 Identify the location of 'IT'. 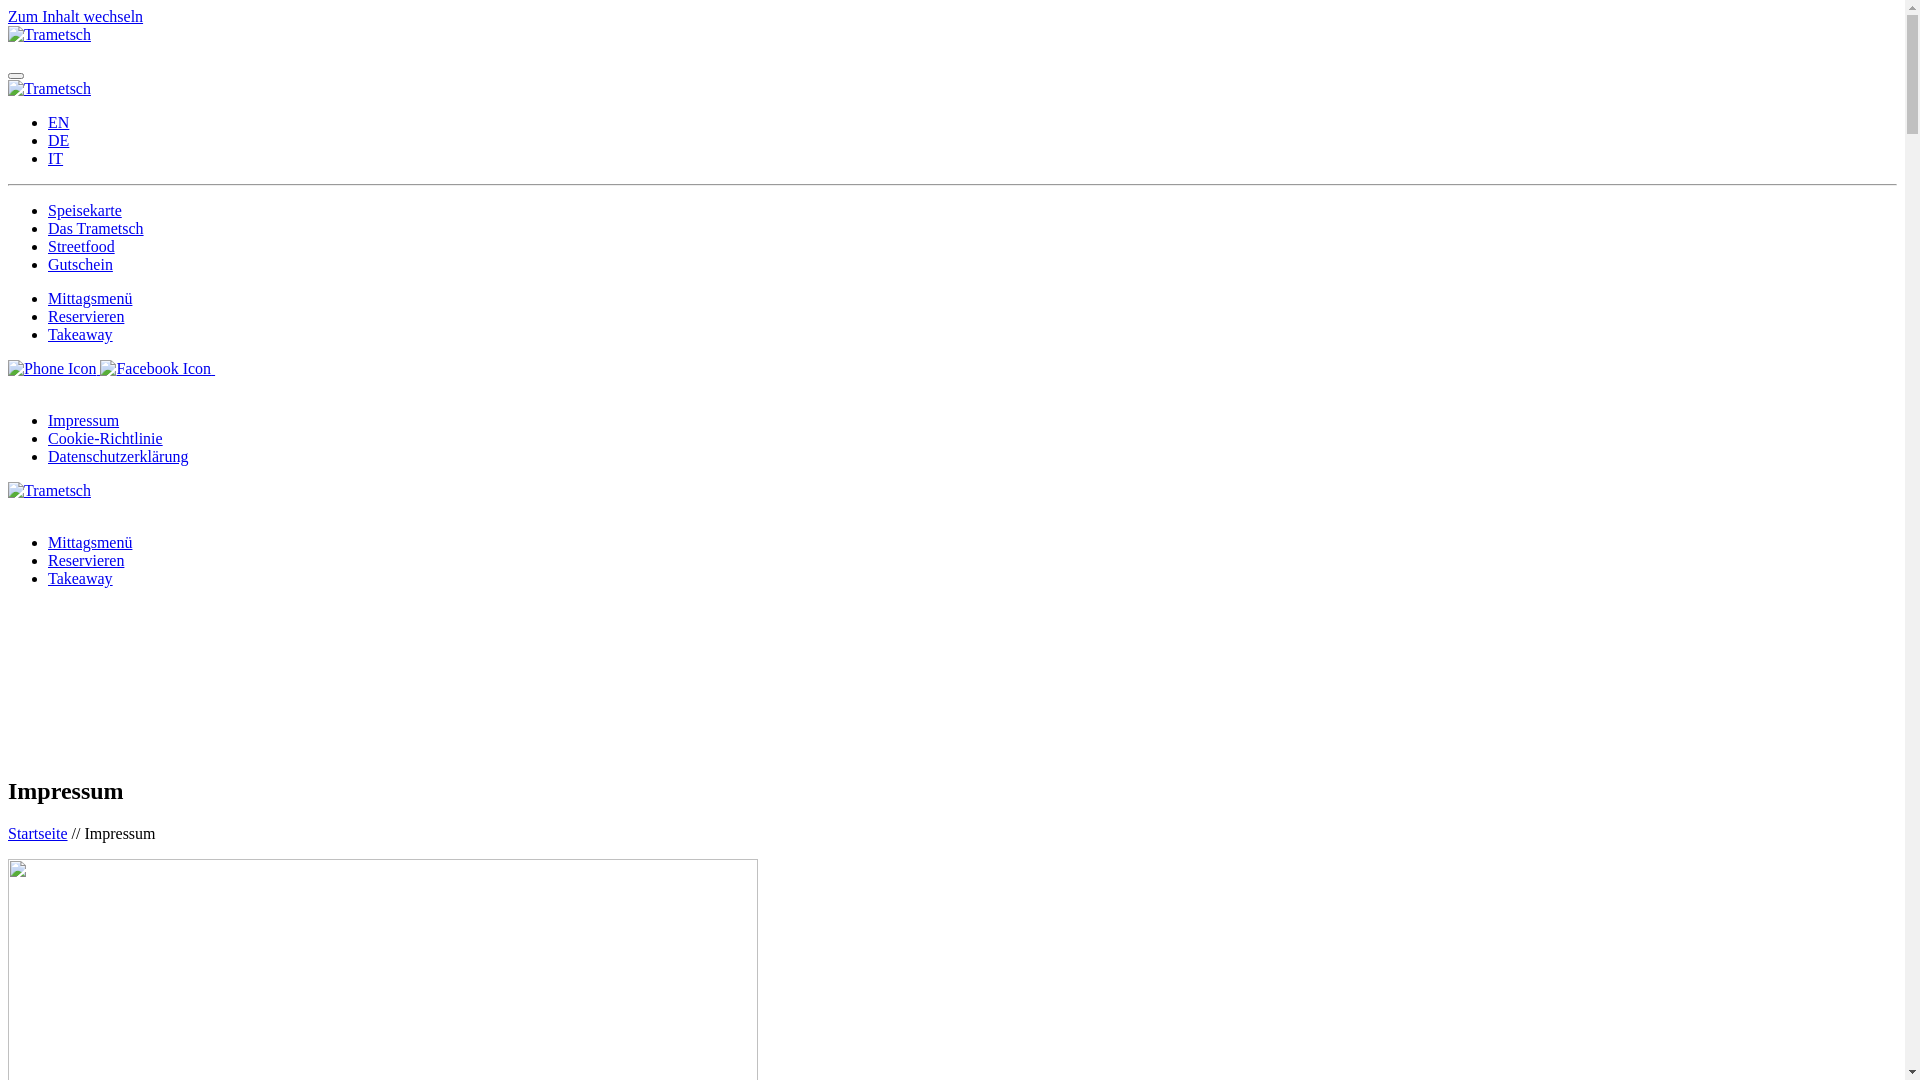
(48, 157).